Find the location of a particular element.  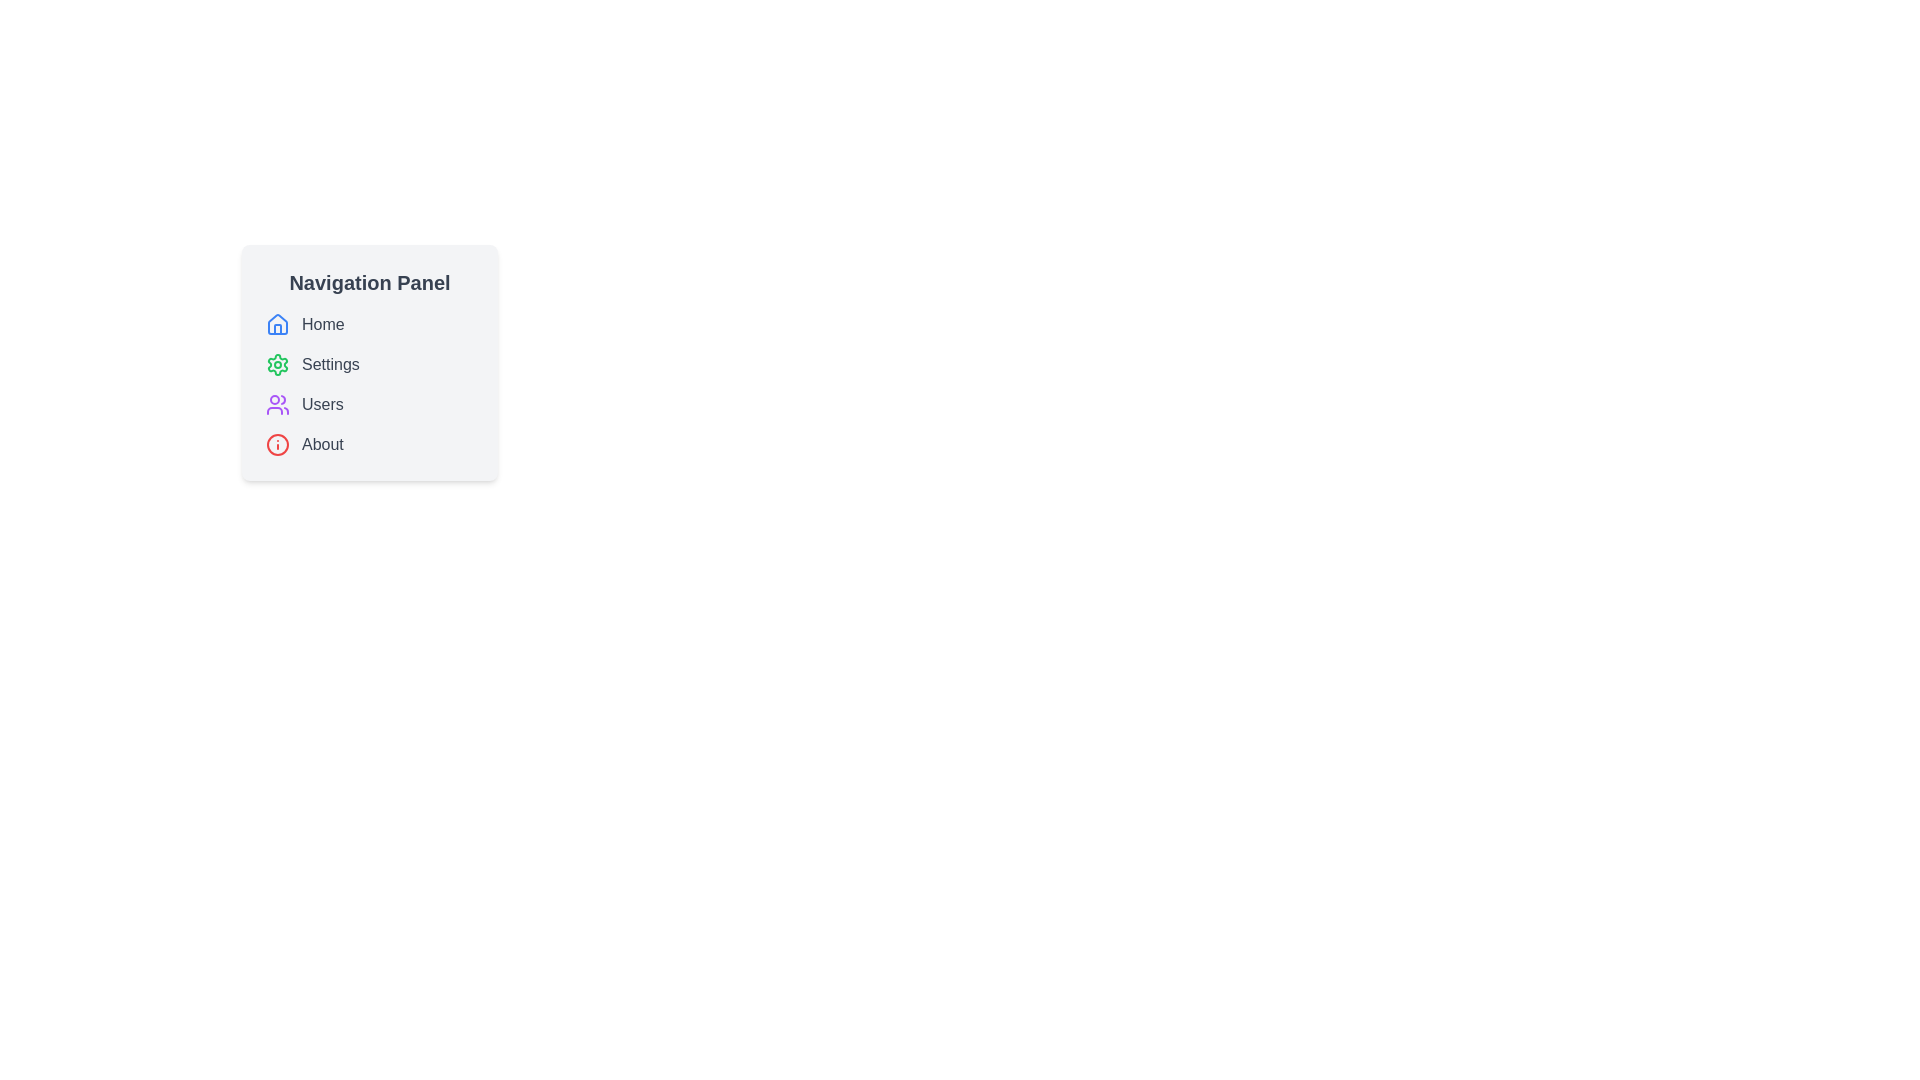

the 'Users' menu item in the vertical navigation menu is located at coordinates (369, 405).